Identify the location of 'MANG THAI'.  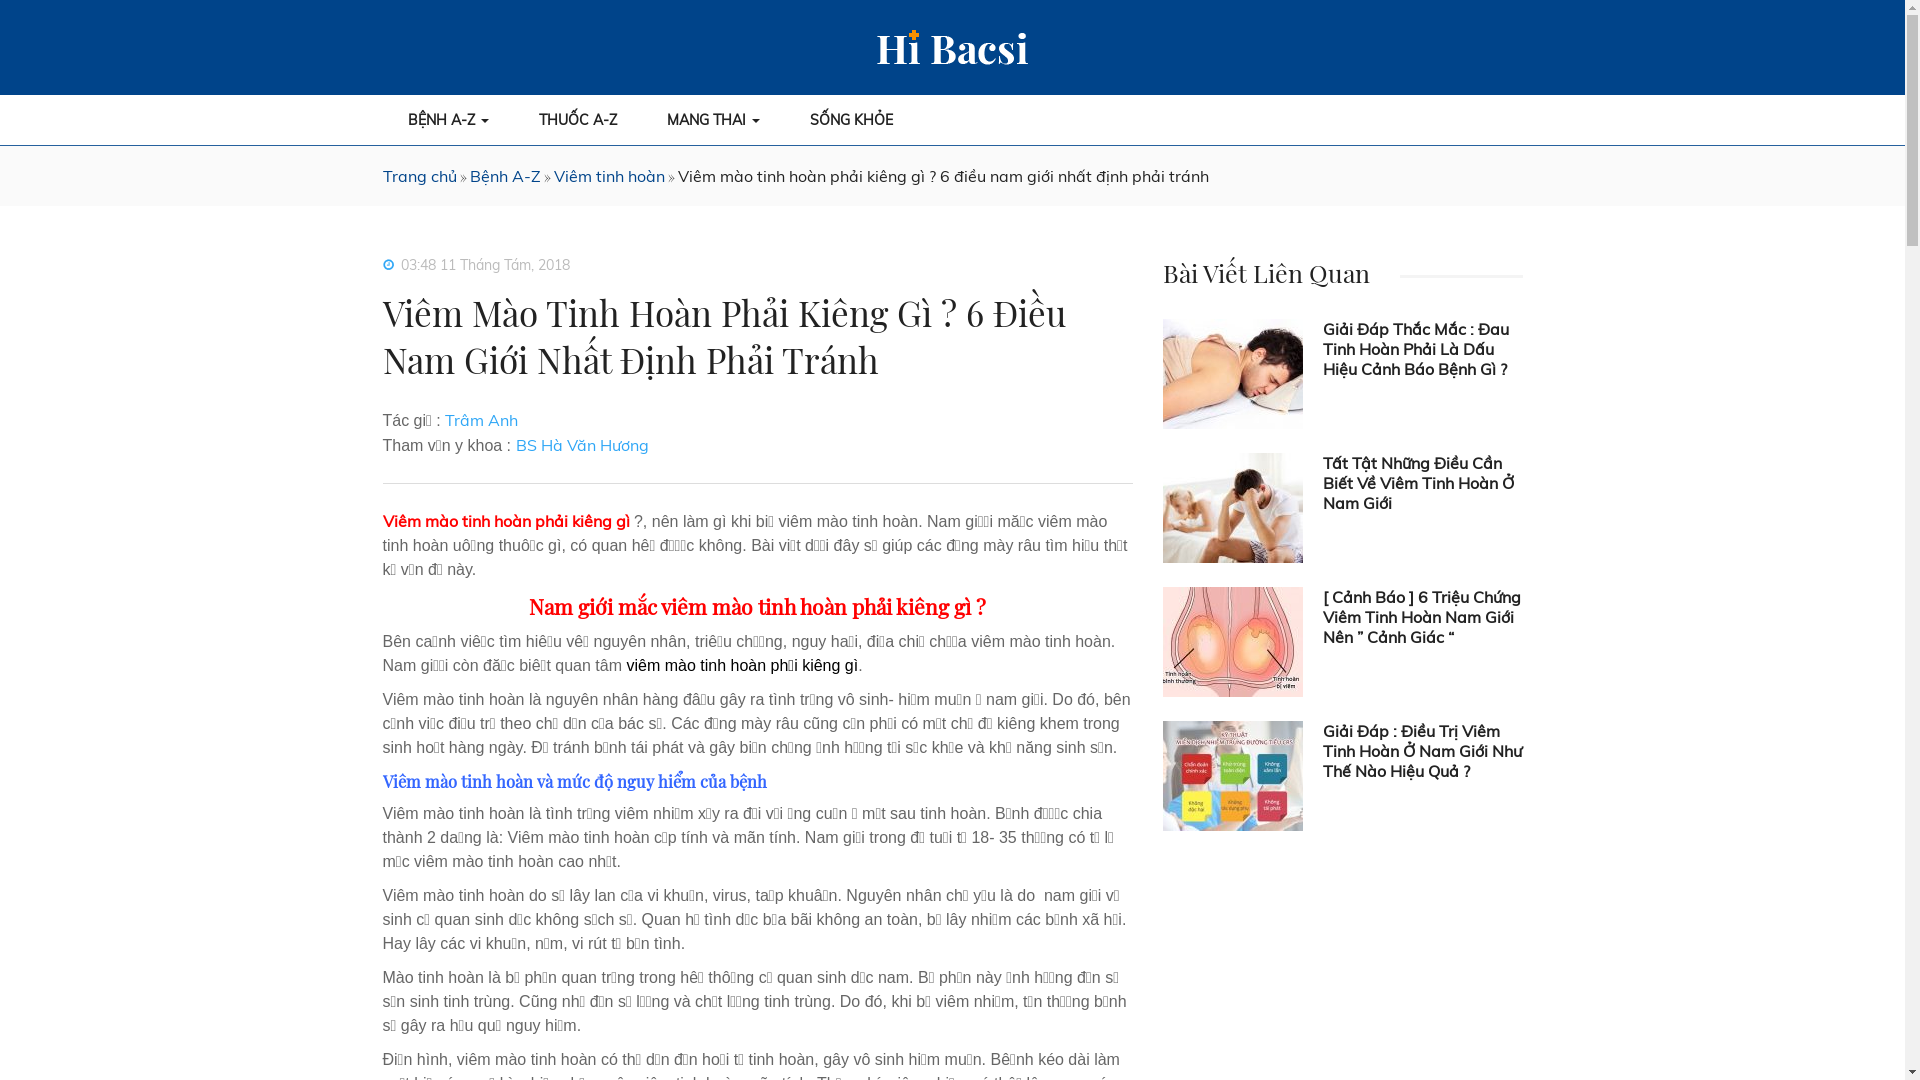
(713, 119).